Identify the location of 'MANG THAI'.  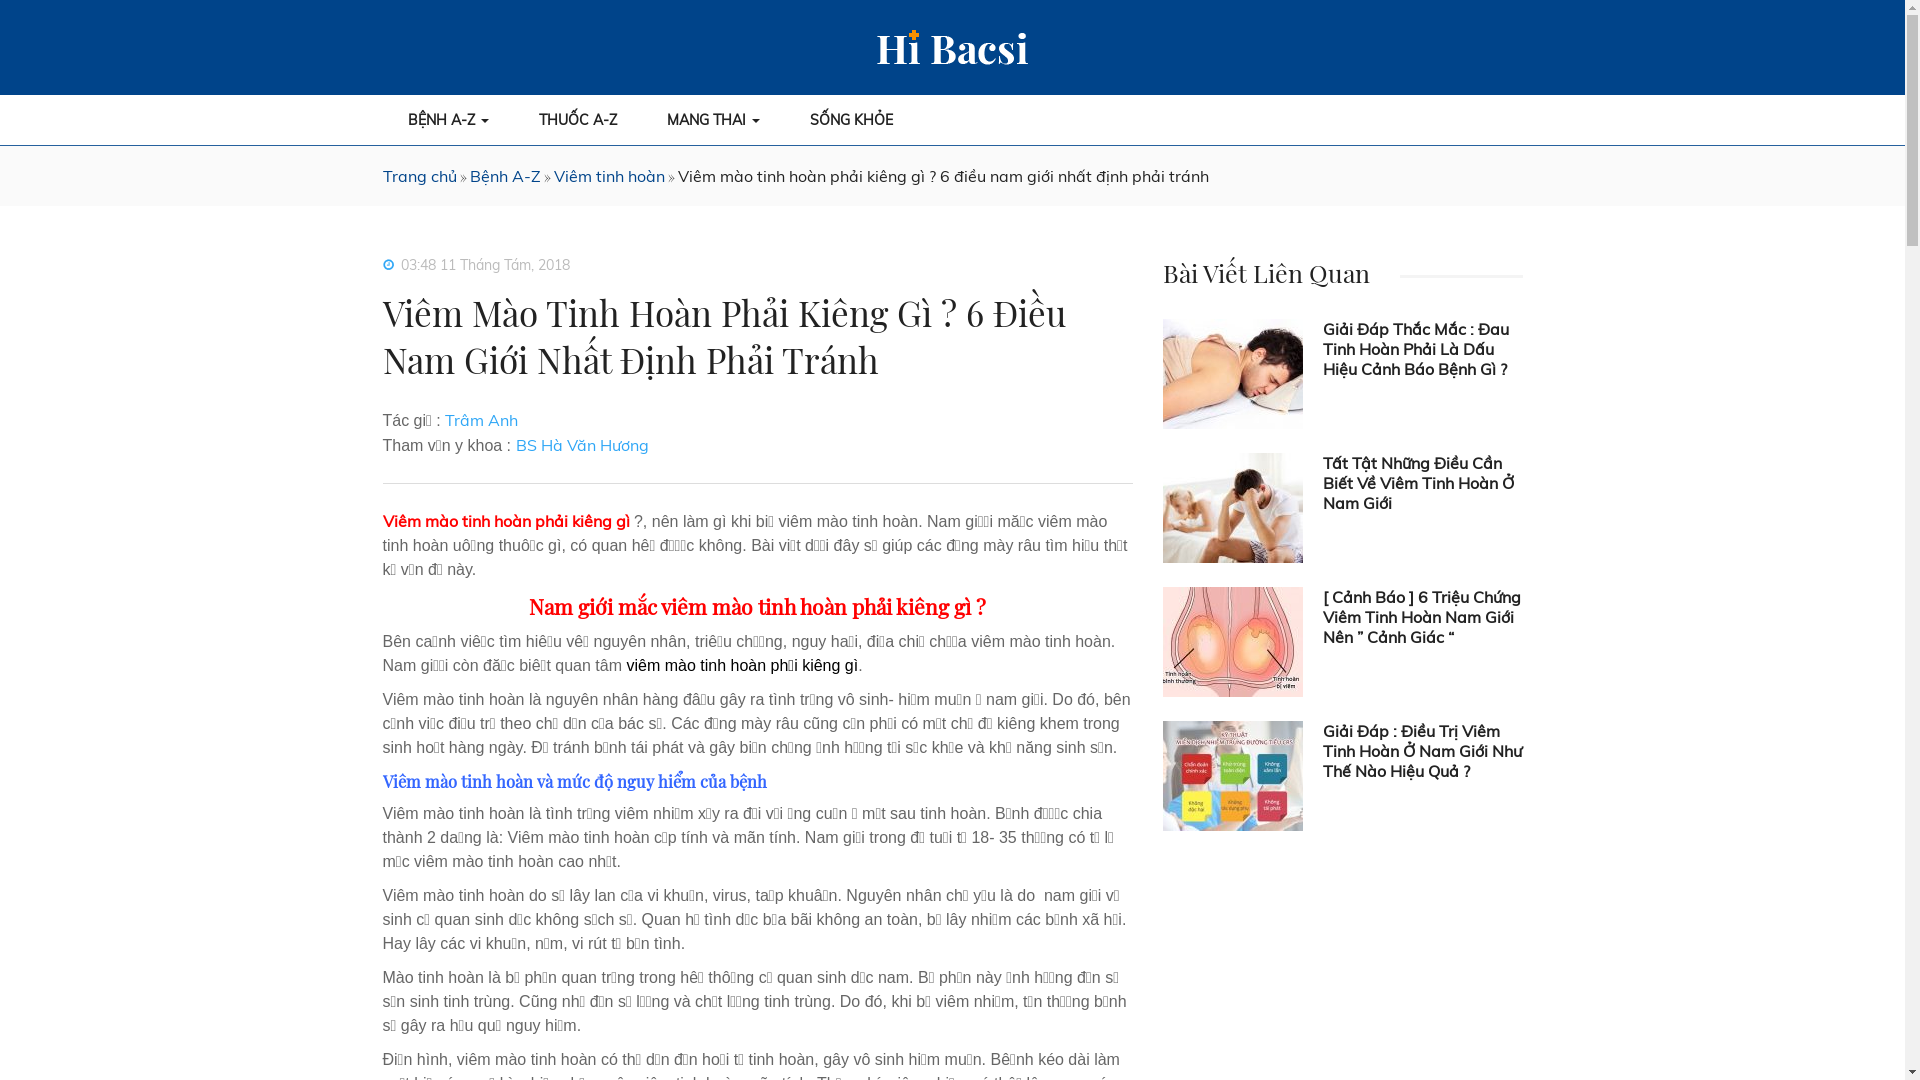
(713, 119).